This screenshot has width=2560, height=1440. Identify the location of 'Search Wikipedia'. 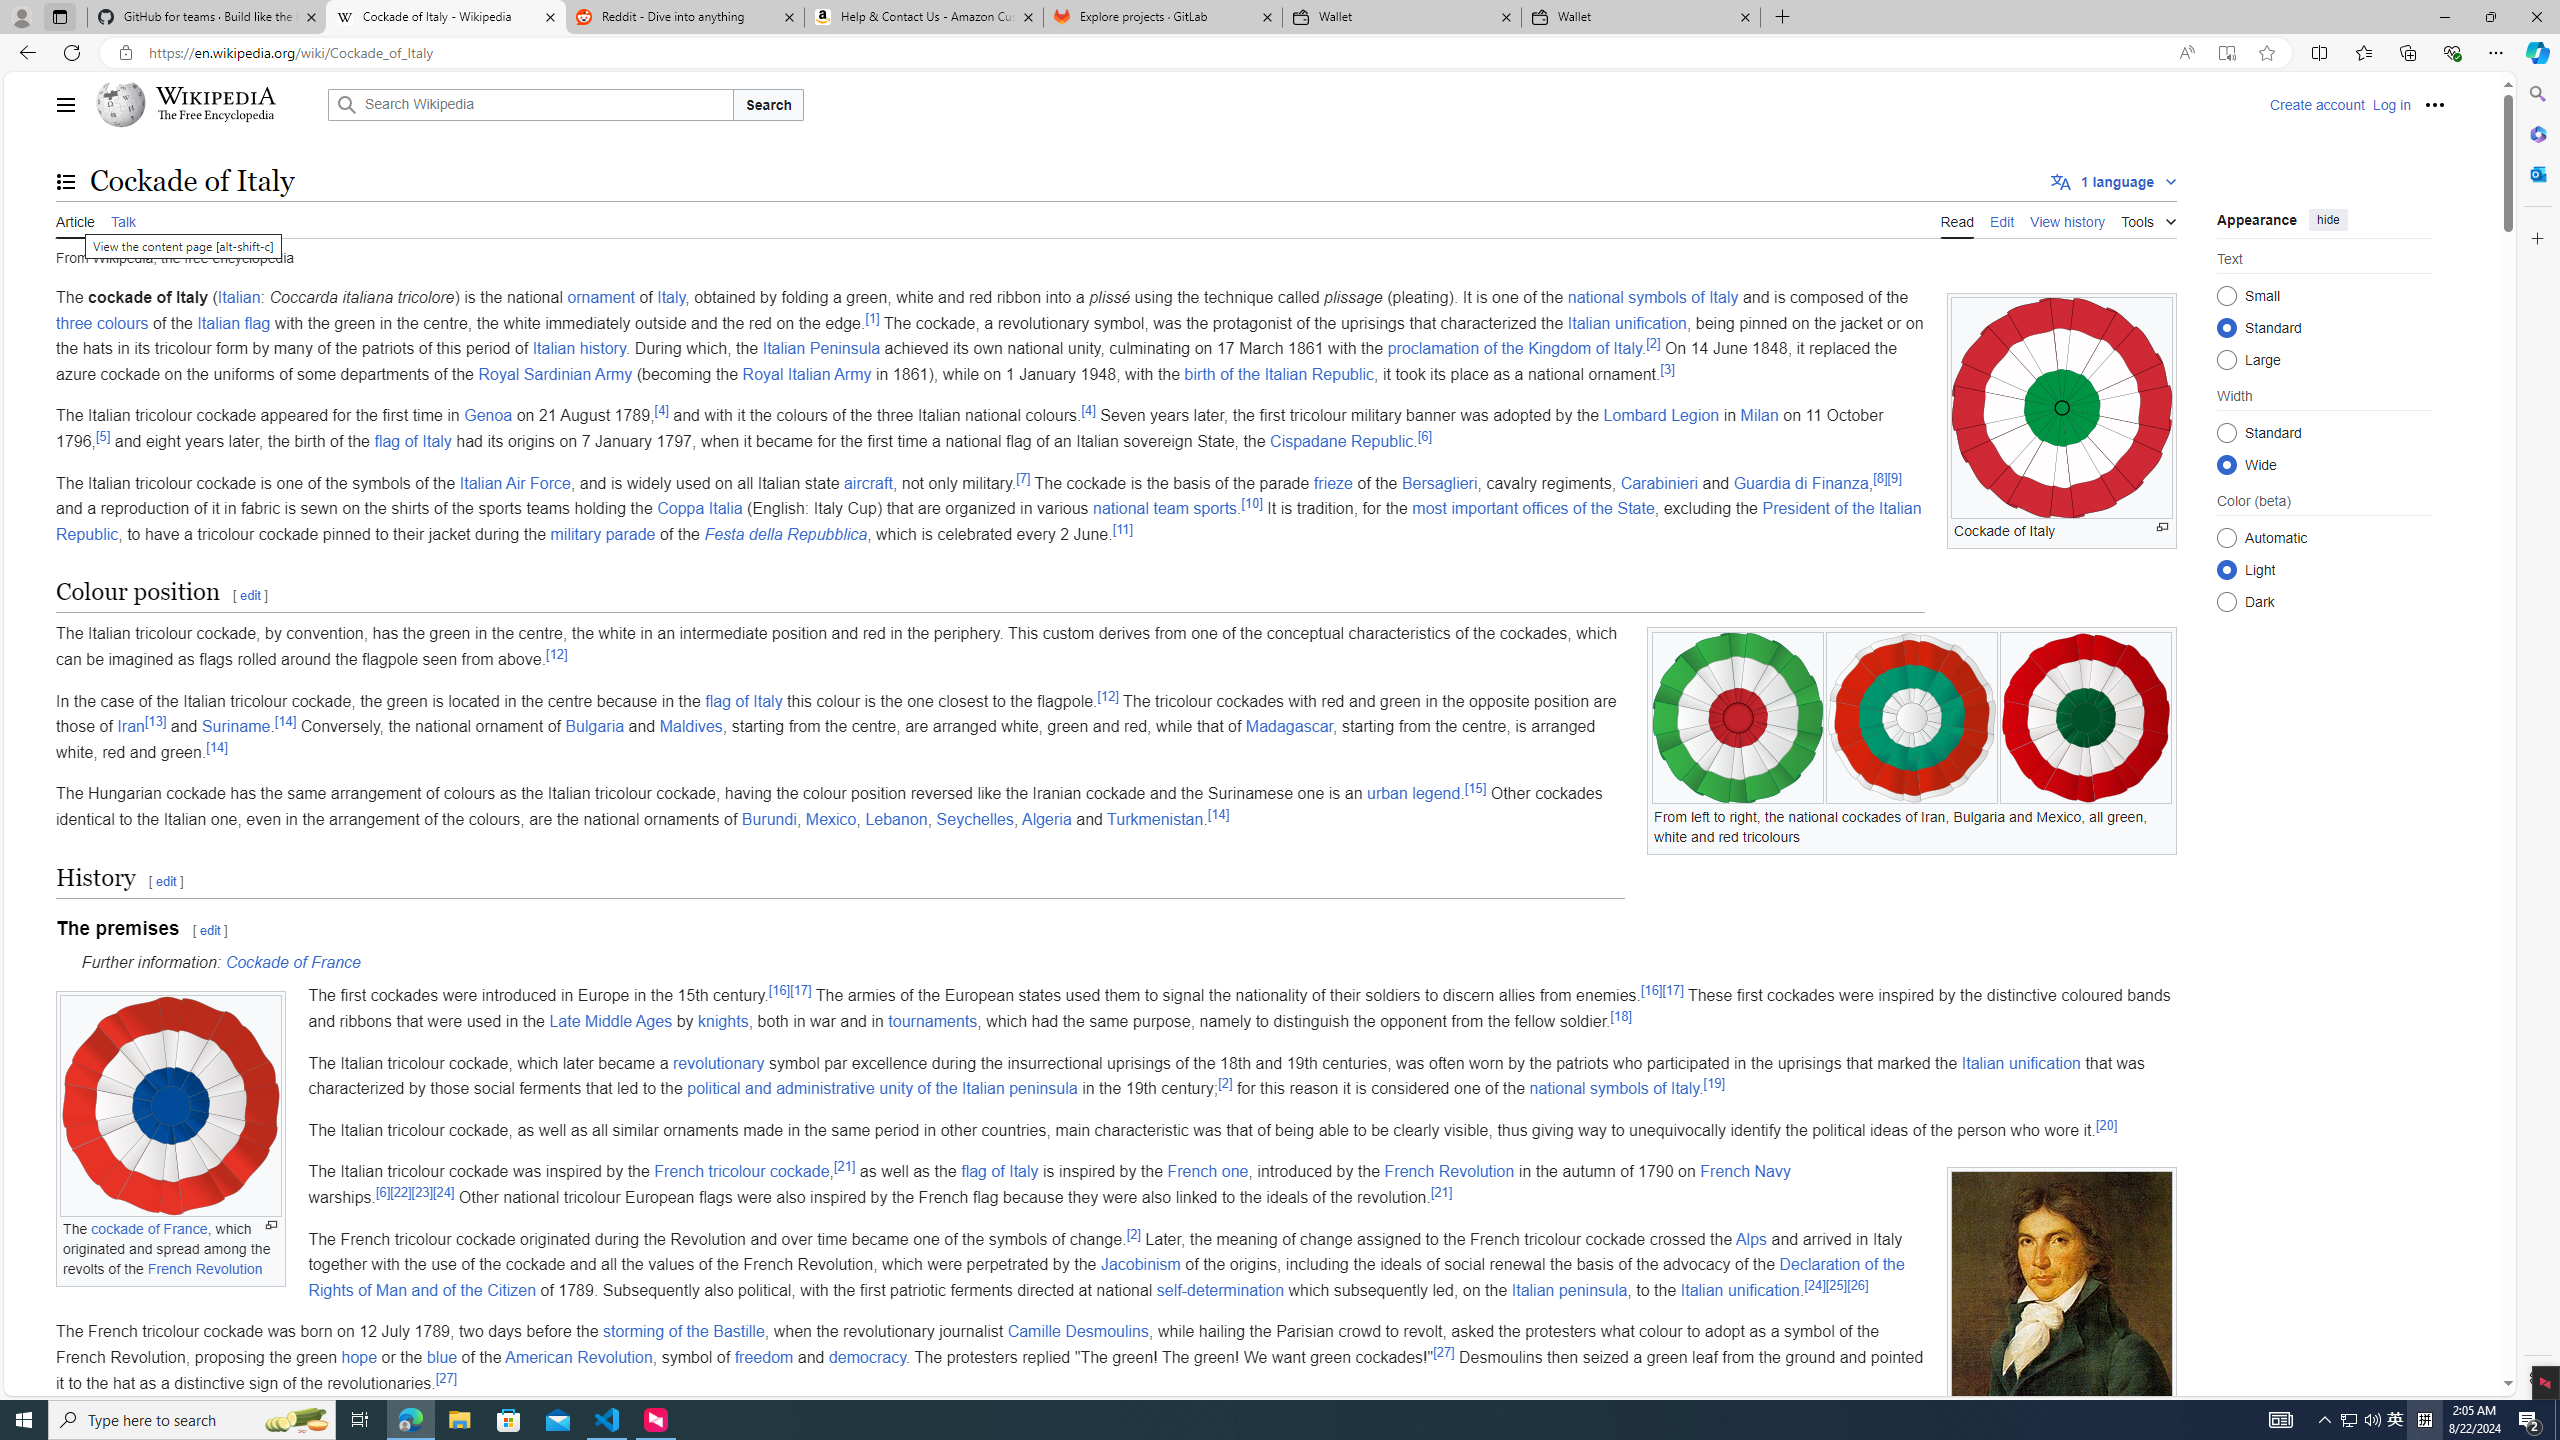
(530, 104).